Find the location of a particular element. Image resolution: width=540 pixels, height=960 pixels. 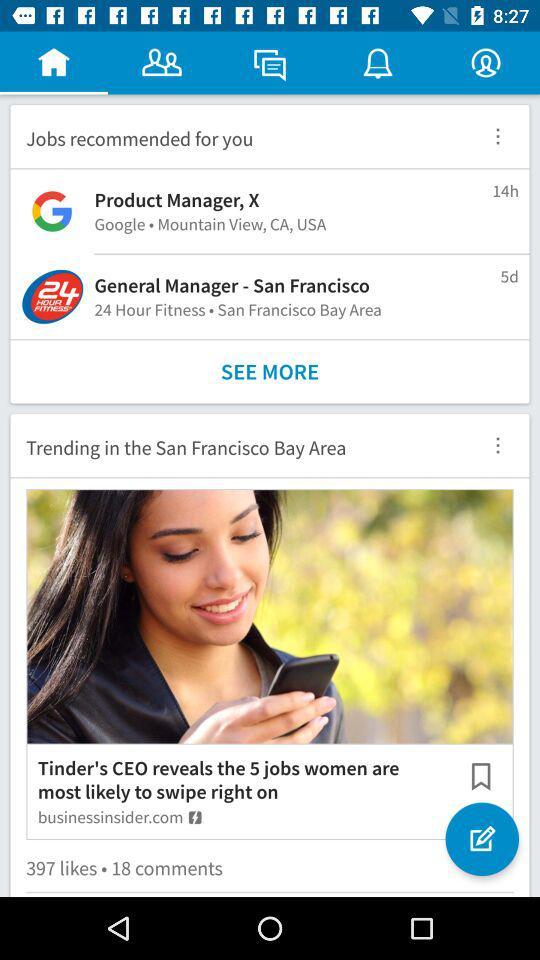

item to the right of the tinder s ceo is located at coordinates (480, 775).